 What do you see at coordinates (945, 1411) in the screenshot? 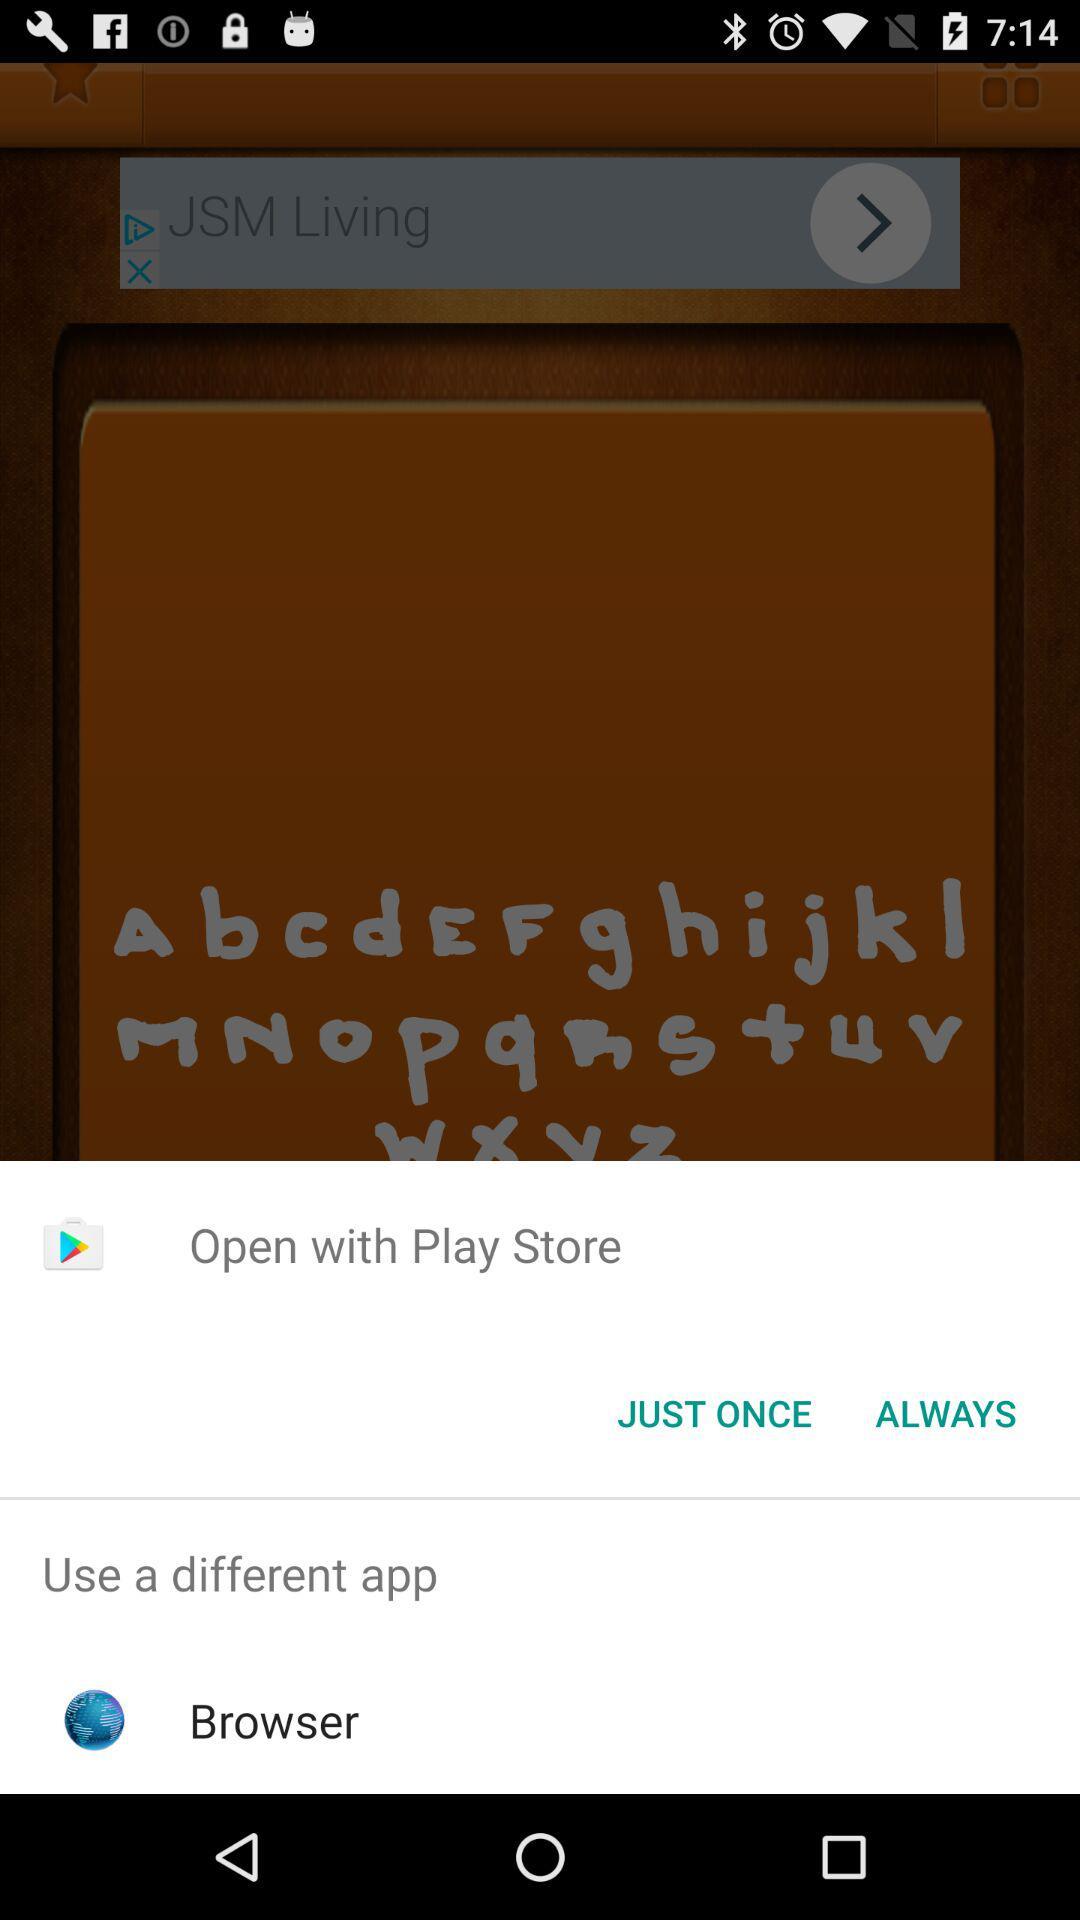
I see `always` at bounding box center [945, 1411].